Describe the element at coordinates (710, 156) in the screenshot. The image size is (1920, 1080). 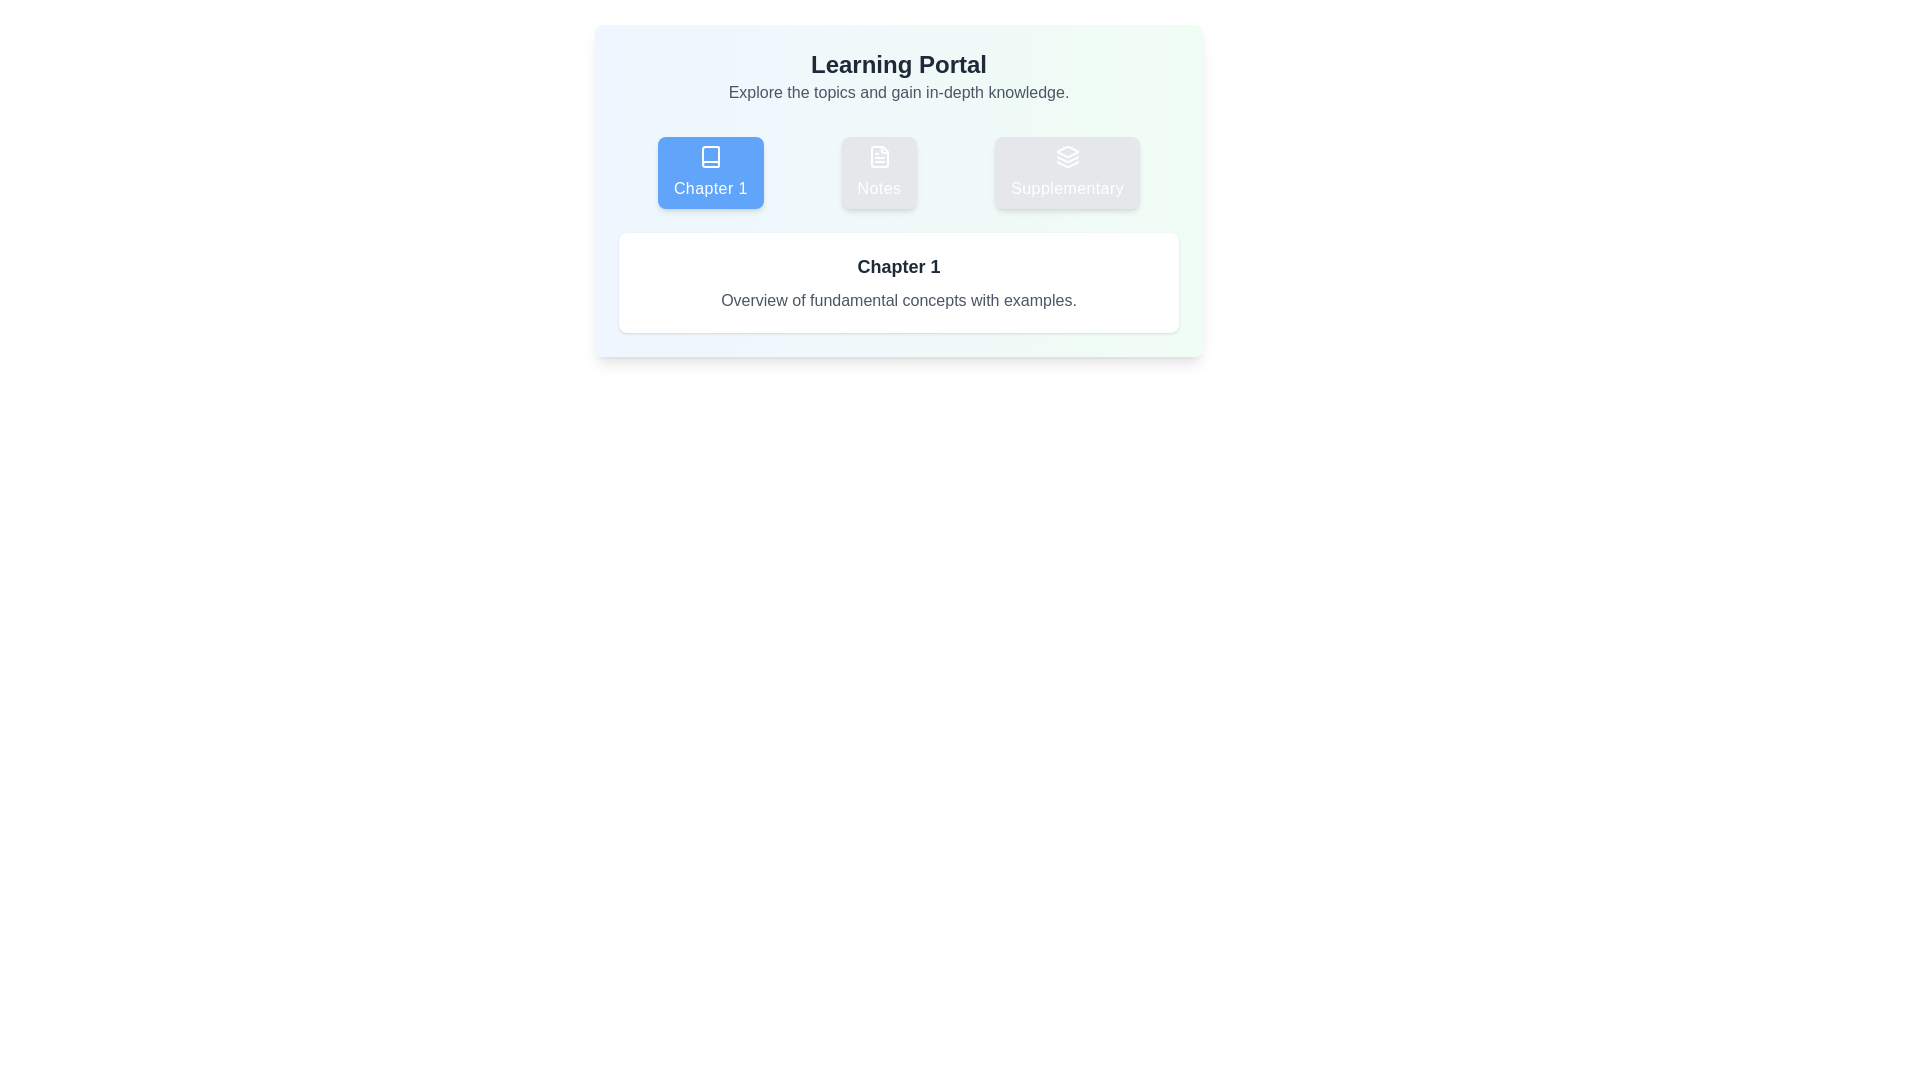
I see `the open book icon located at the top center of the 'Chapter 1' button in the Learning Portal interface` at that location.